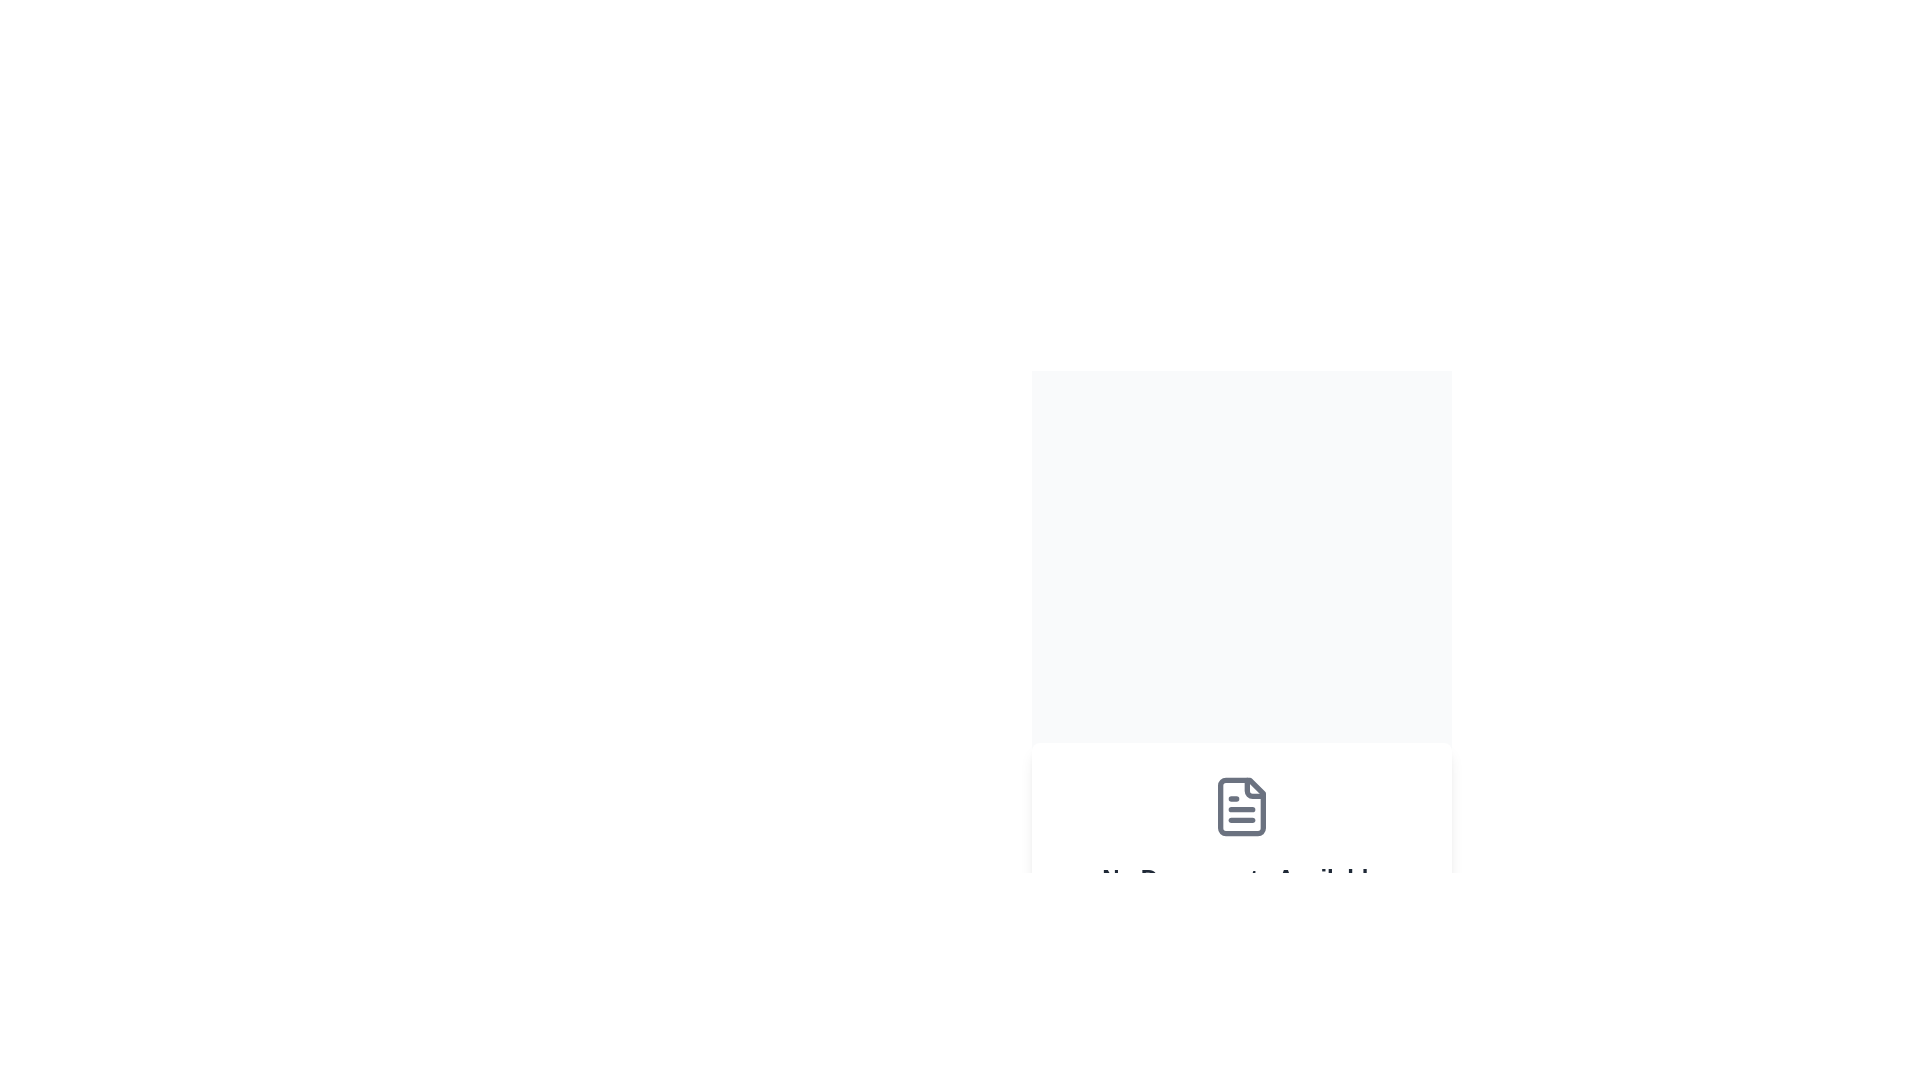  Describe the element at coordinates (1241, 805) in the screenshot. I see `the gray document-like icon with a folded upper-right corner, which features horizontal lines representing text and is located at the bottom-central area of the visible interface` at that location.